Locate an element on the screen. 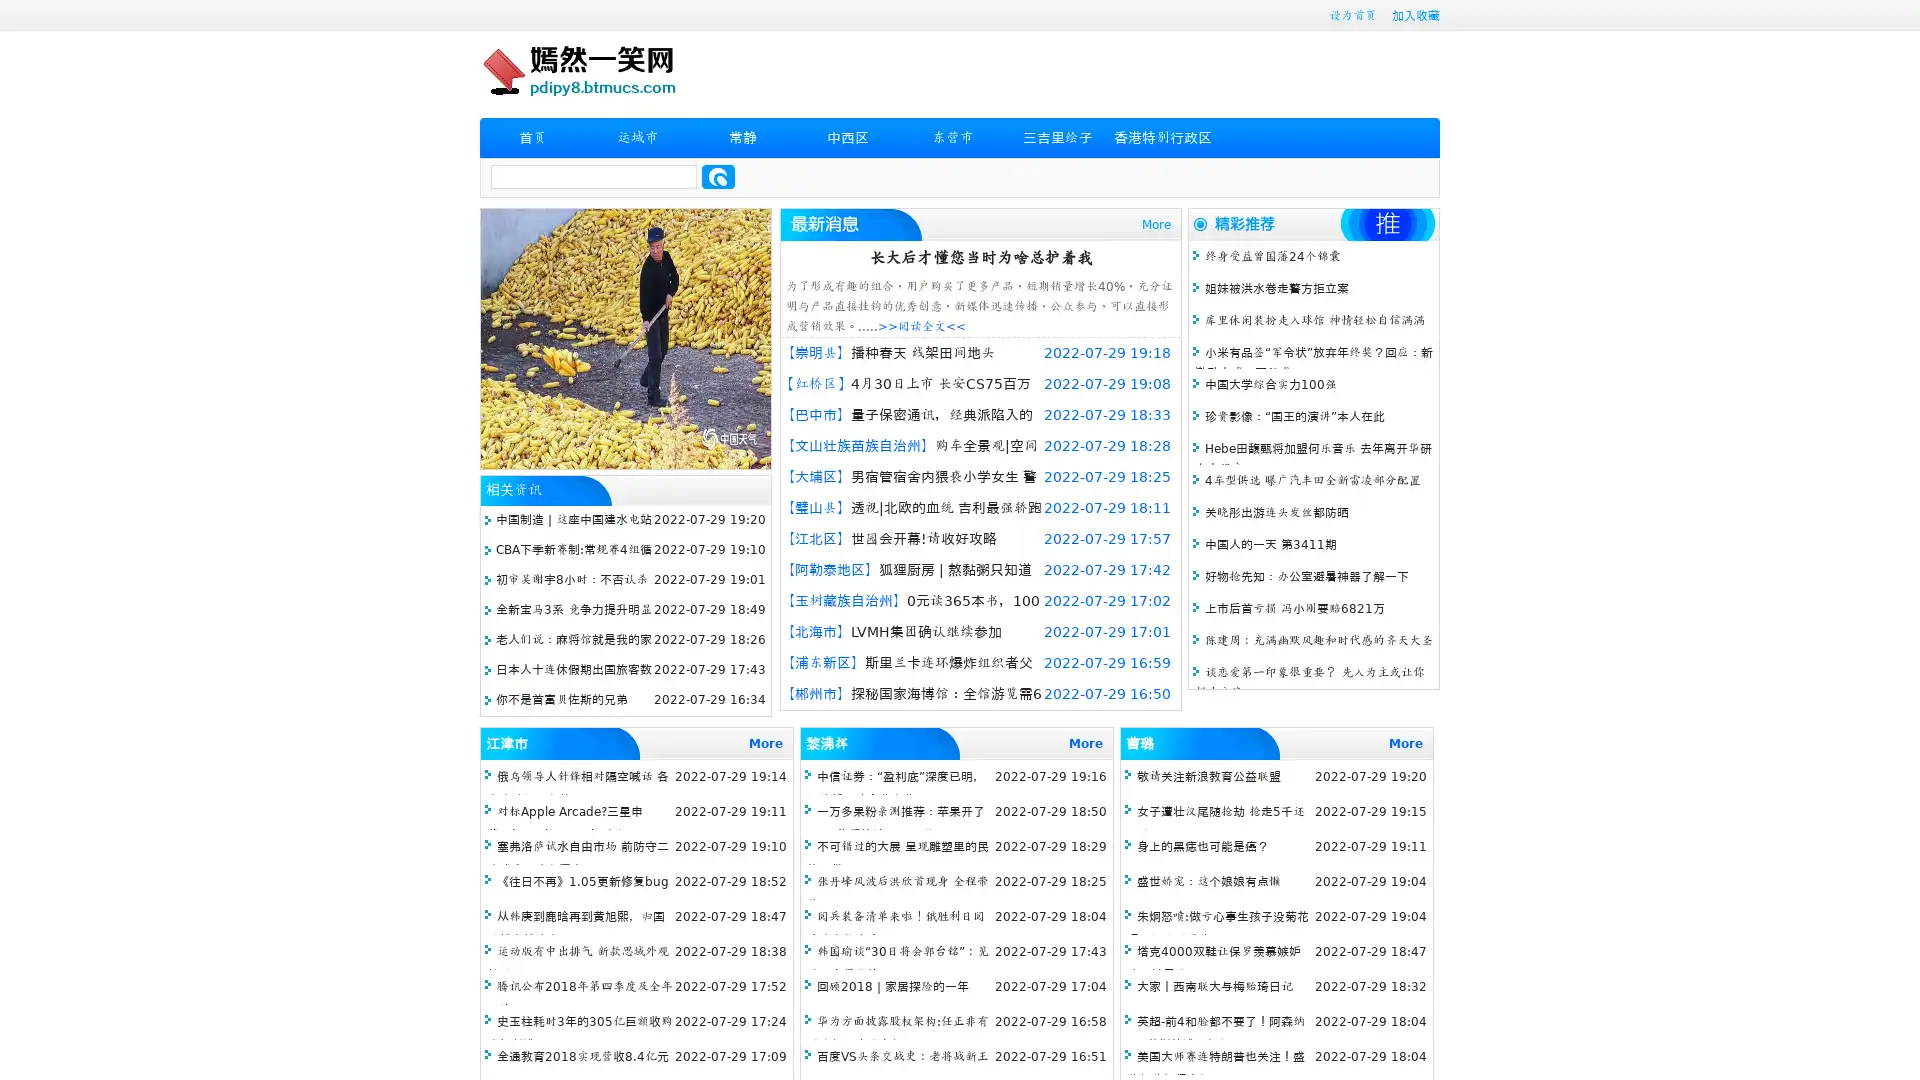 Image resolution: width=1920 pixels, height=1080 pixels. Search is located at coordinates (718, 176).